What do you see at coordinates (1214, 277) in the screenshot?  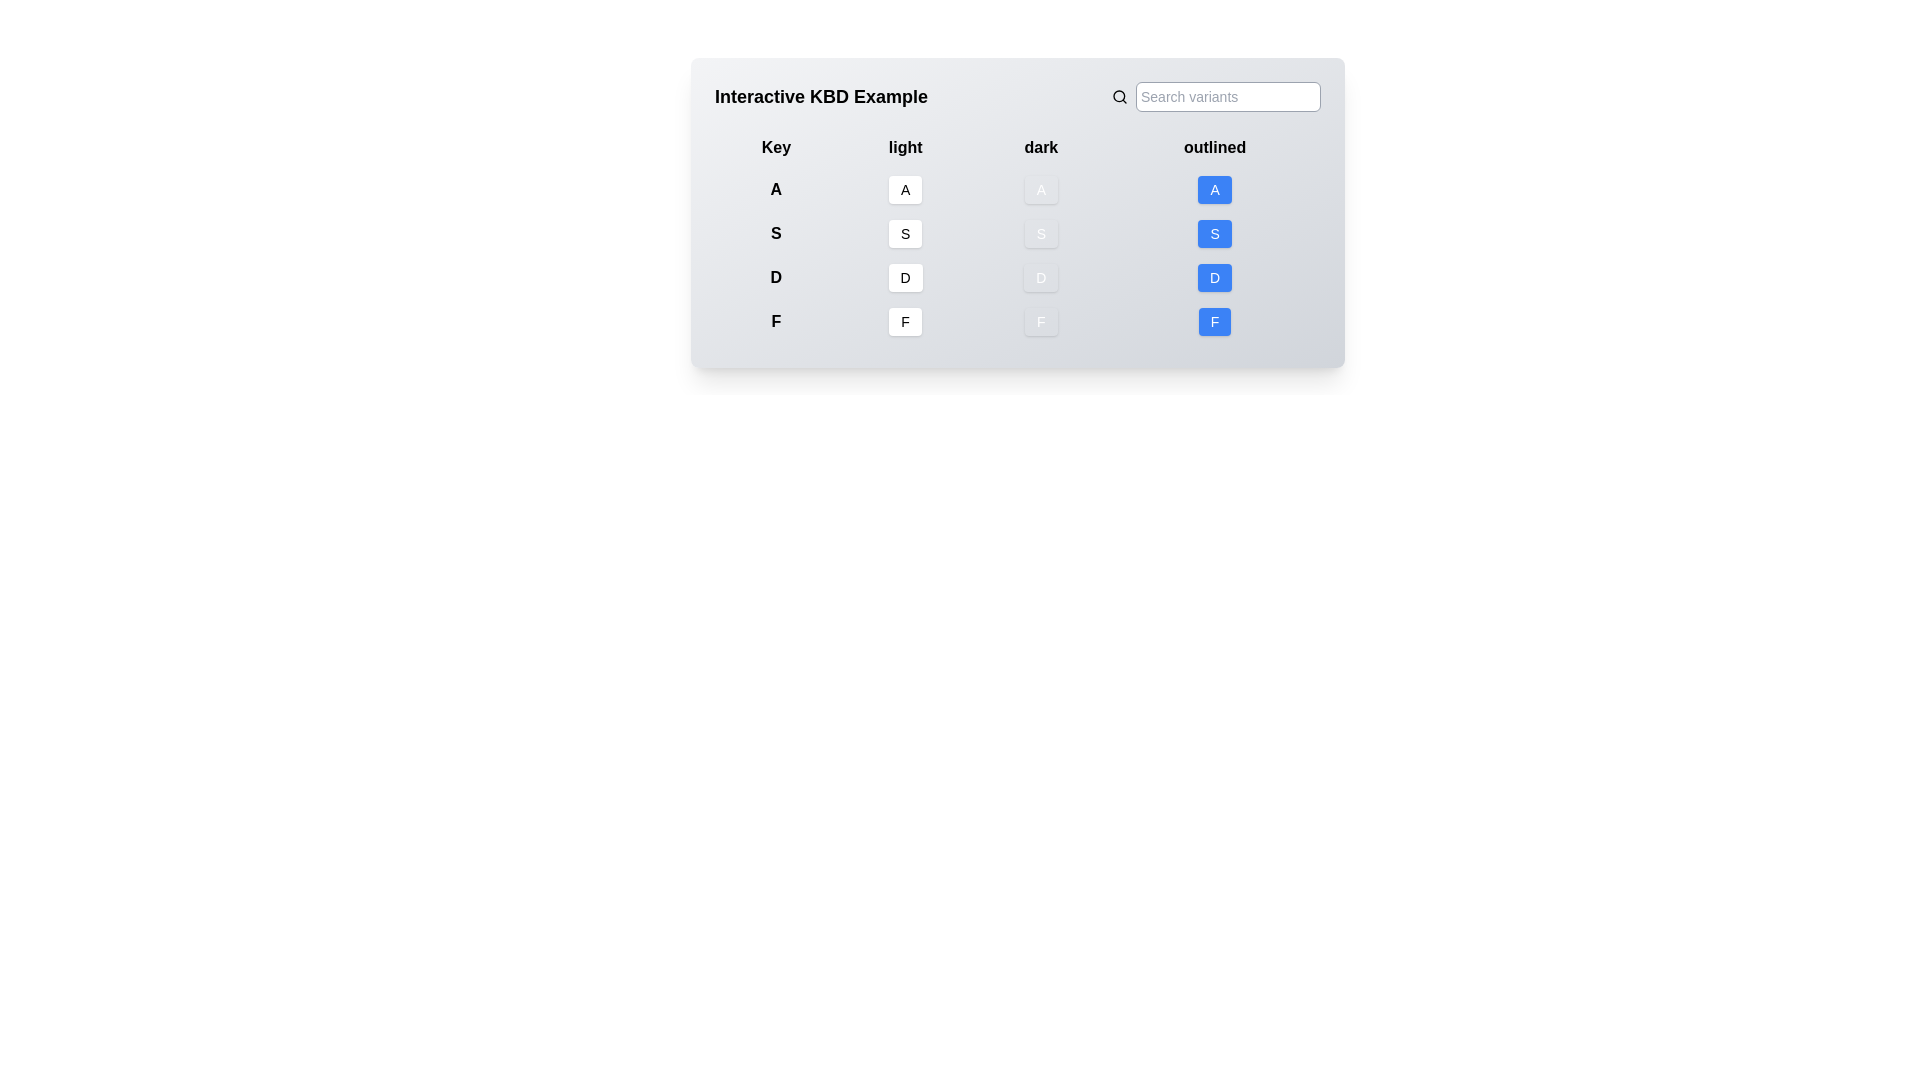 I see `the small rectangular button with the letter 'D' in white on a blue background, located in the outlined column, specifically the third button in that column` at bounding box center [1214, 277].